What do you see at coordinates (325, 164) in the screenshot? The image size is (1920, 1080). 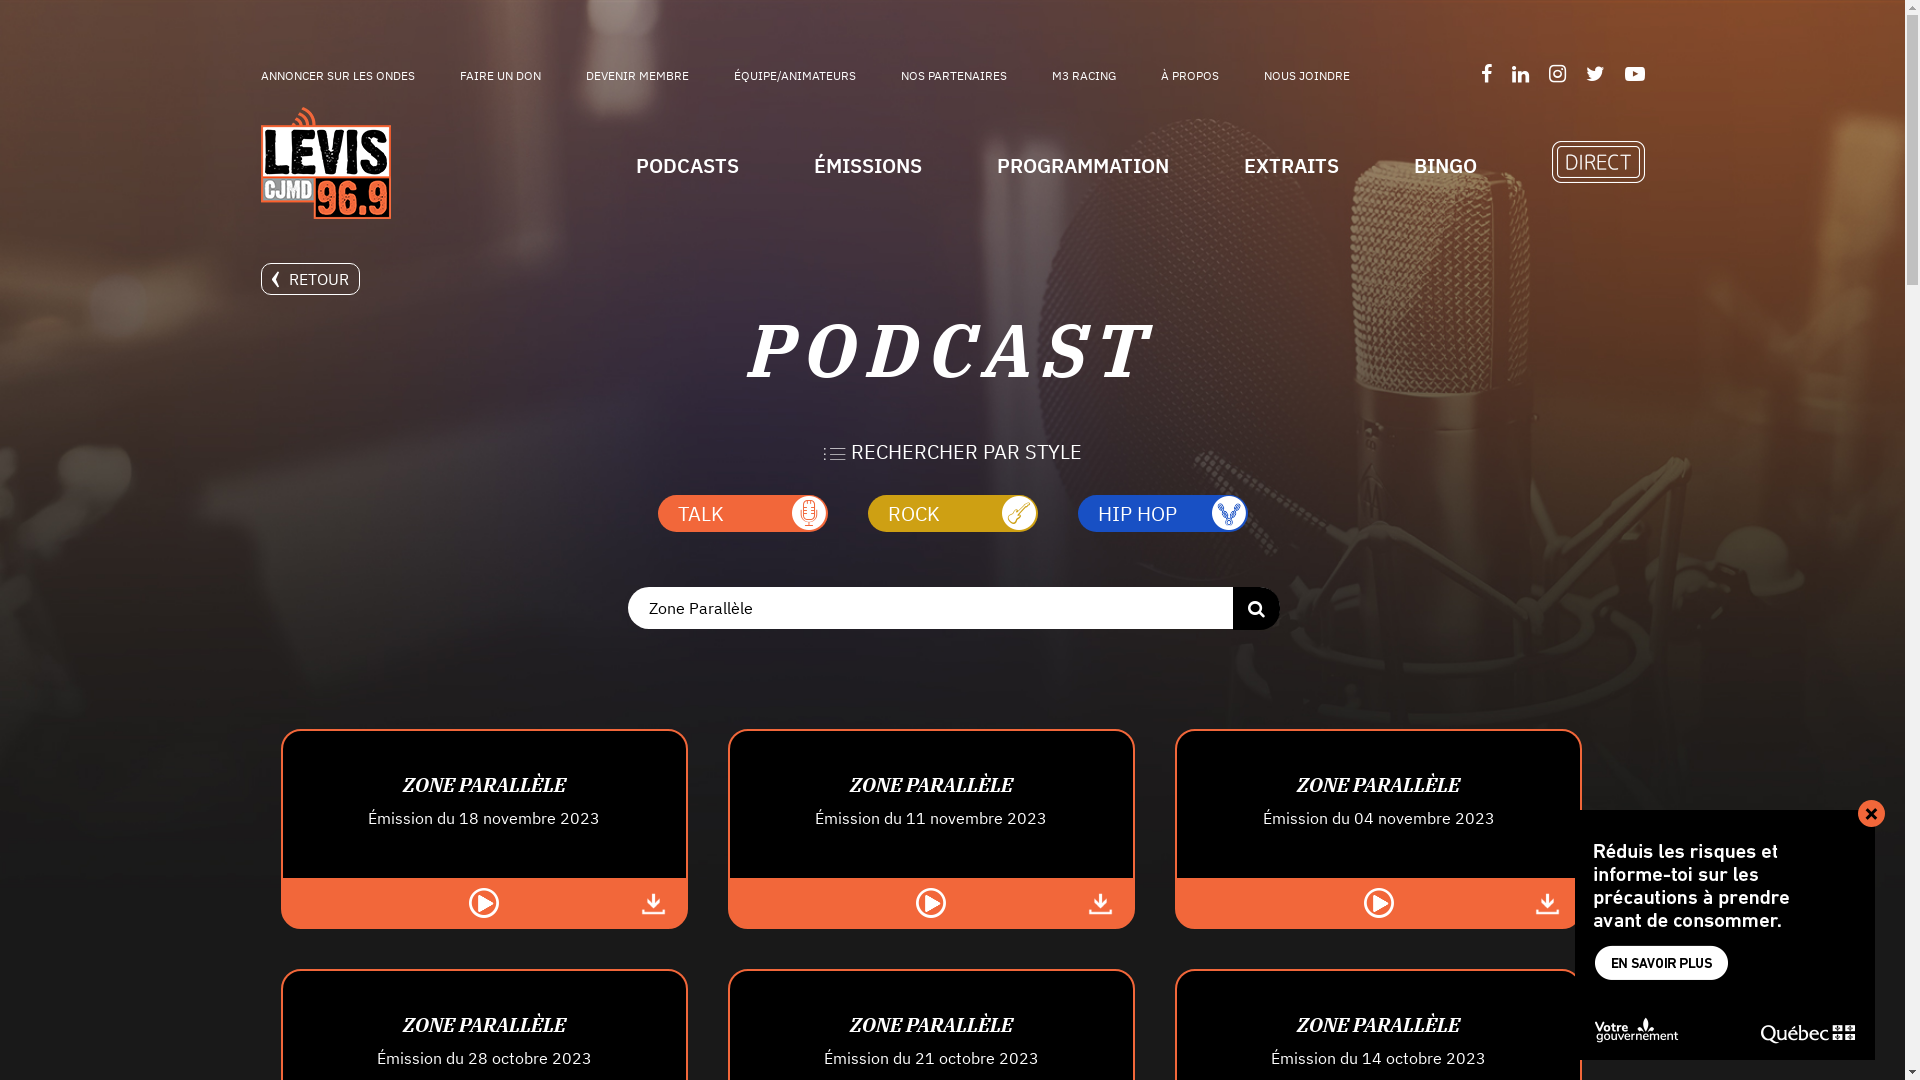 I see `'Logo 96.9FM'` at bounding box center [325, 164].